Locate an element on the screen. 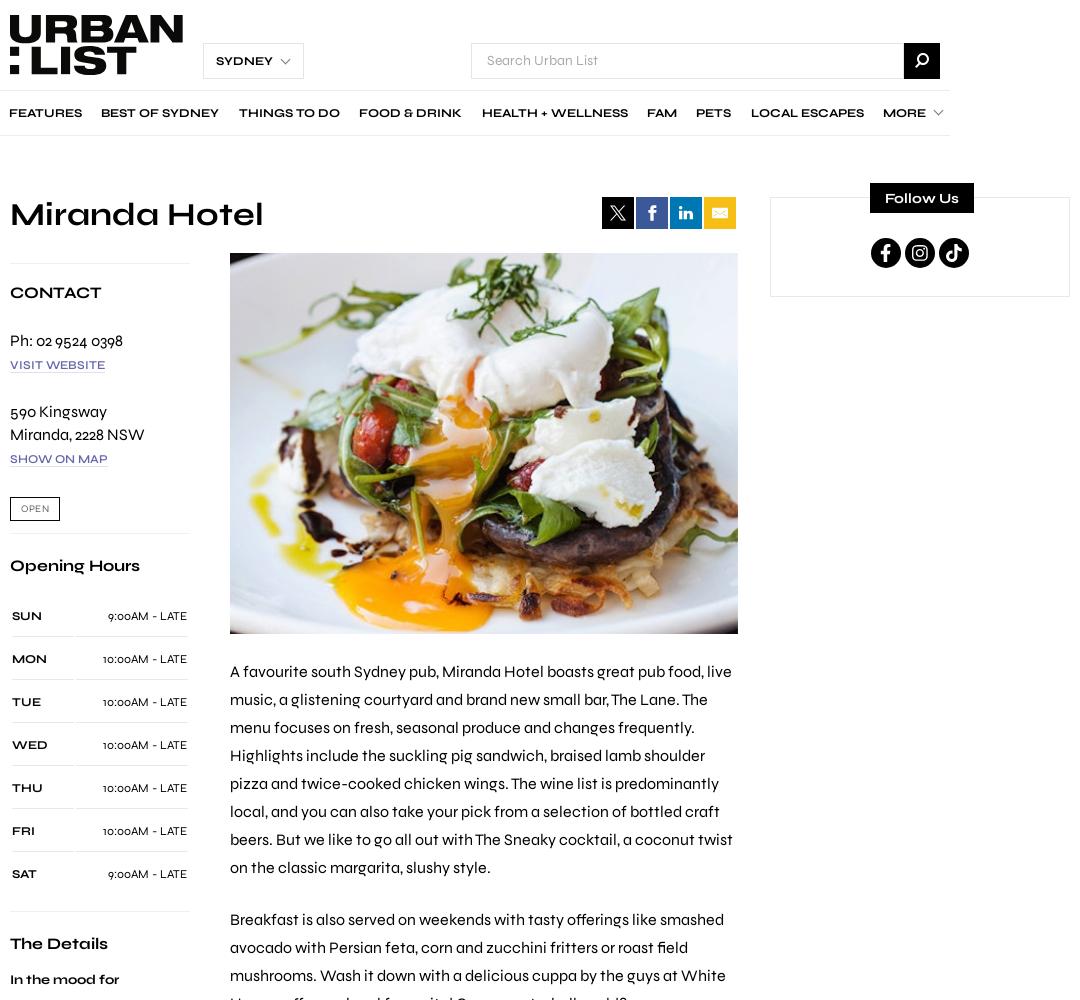  'NSW' is located at coordinates (126, 433).